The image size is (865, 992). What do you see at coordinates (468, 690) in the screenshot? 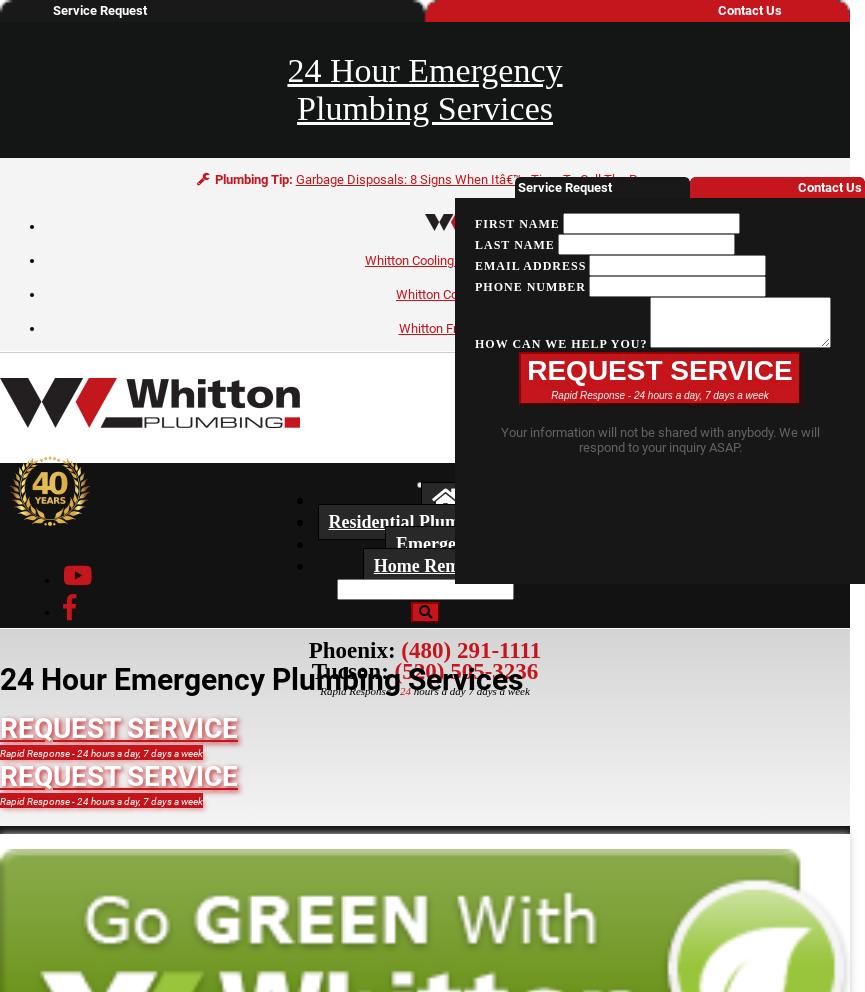
I see `'hours a day 7 days a week'` at bounding box center [468, 690].